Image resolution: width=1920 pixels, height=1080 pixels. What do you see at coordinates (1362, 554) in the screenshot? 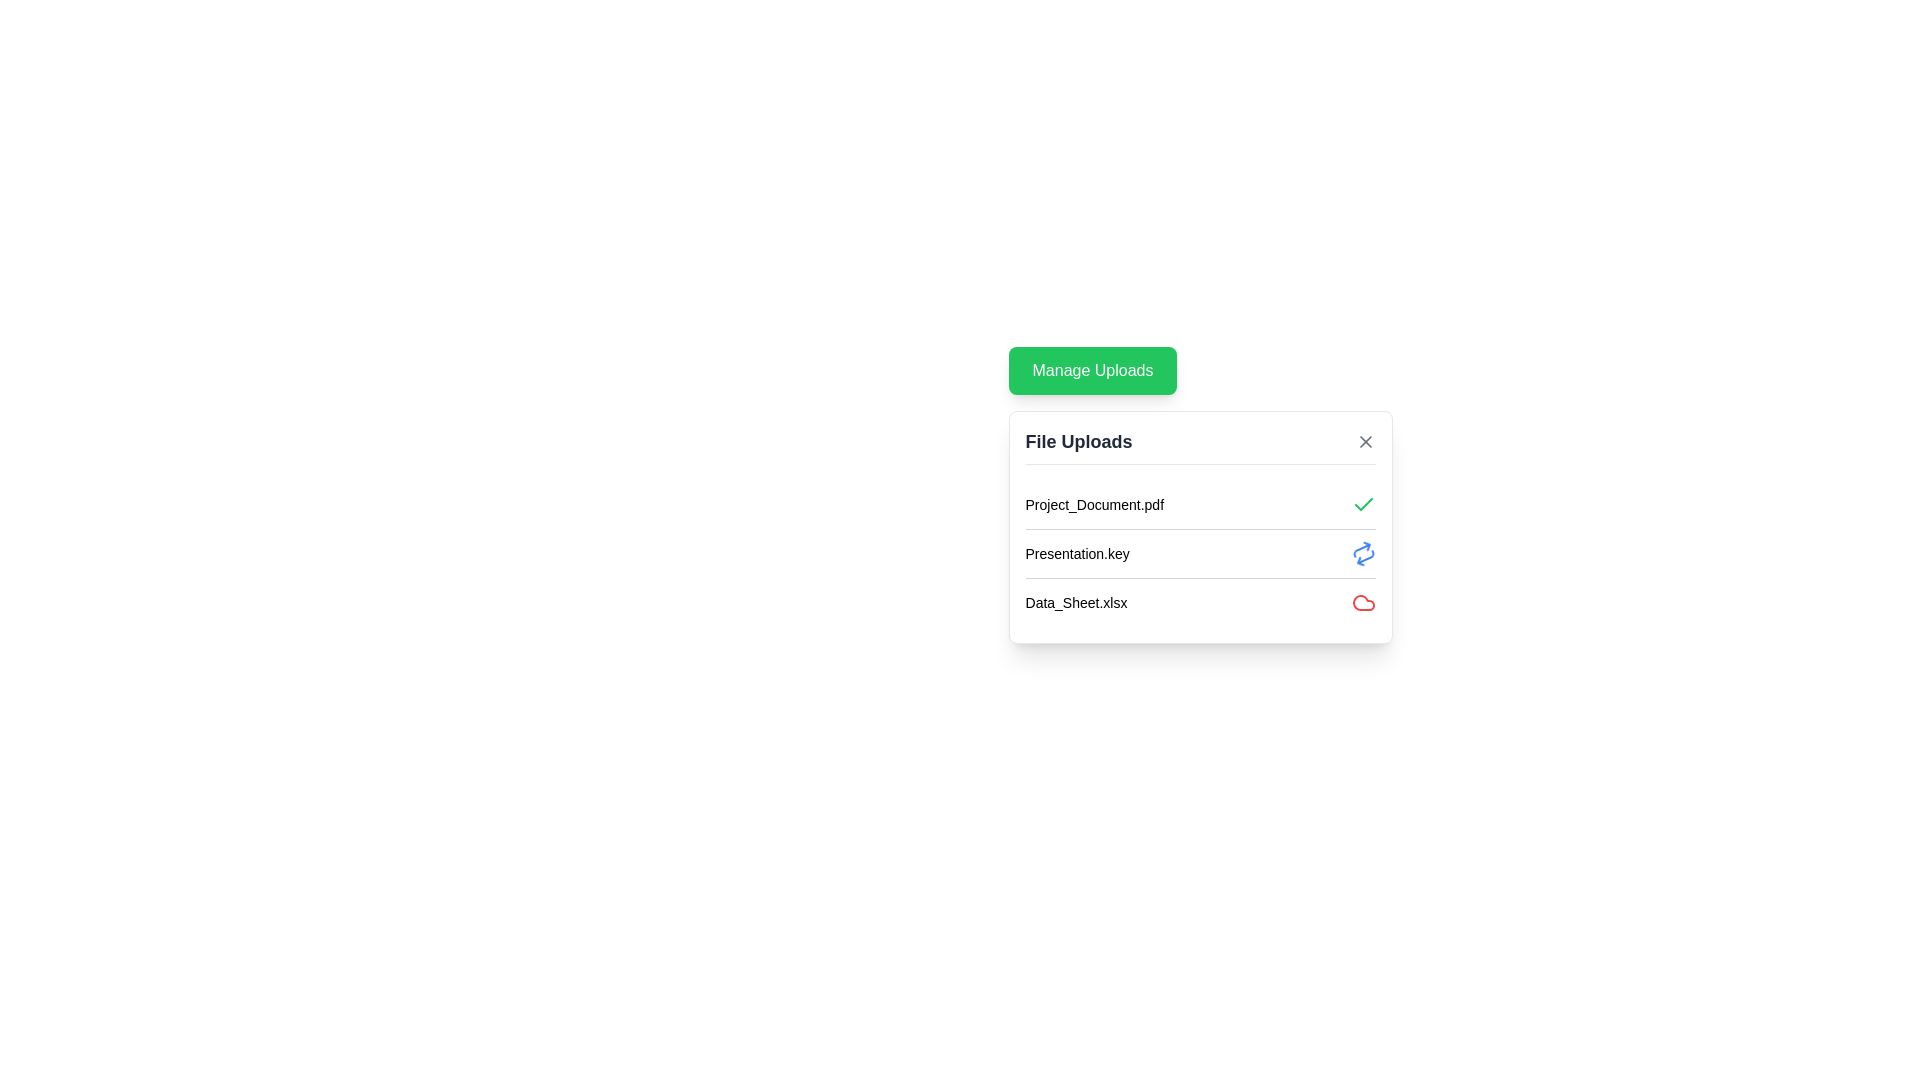
I see `the loading icon located to the far-right of the list item containing 'Presentation.key' in the 'File Uploads' section, which indicates ongoing activity` at bounding box center [1362, 554].